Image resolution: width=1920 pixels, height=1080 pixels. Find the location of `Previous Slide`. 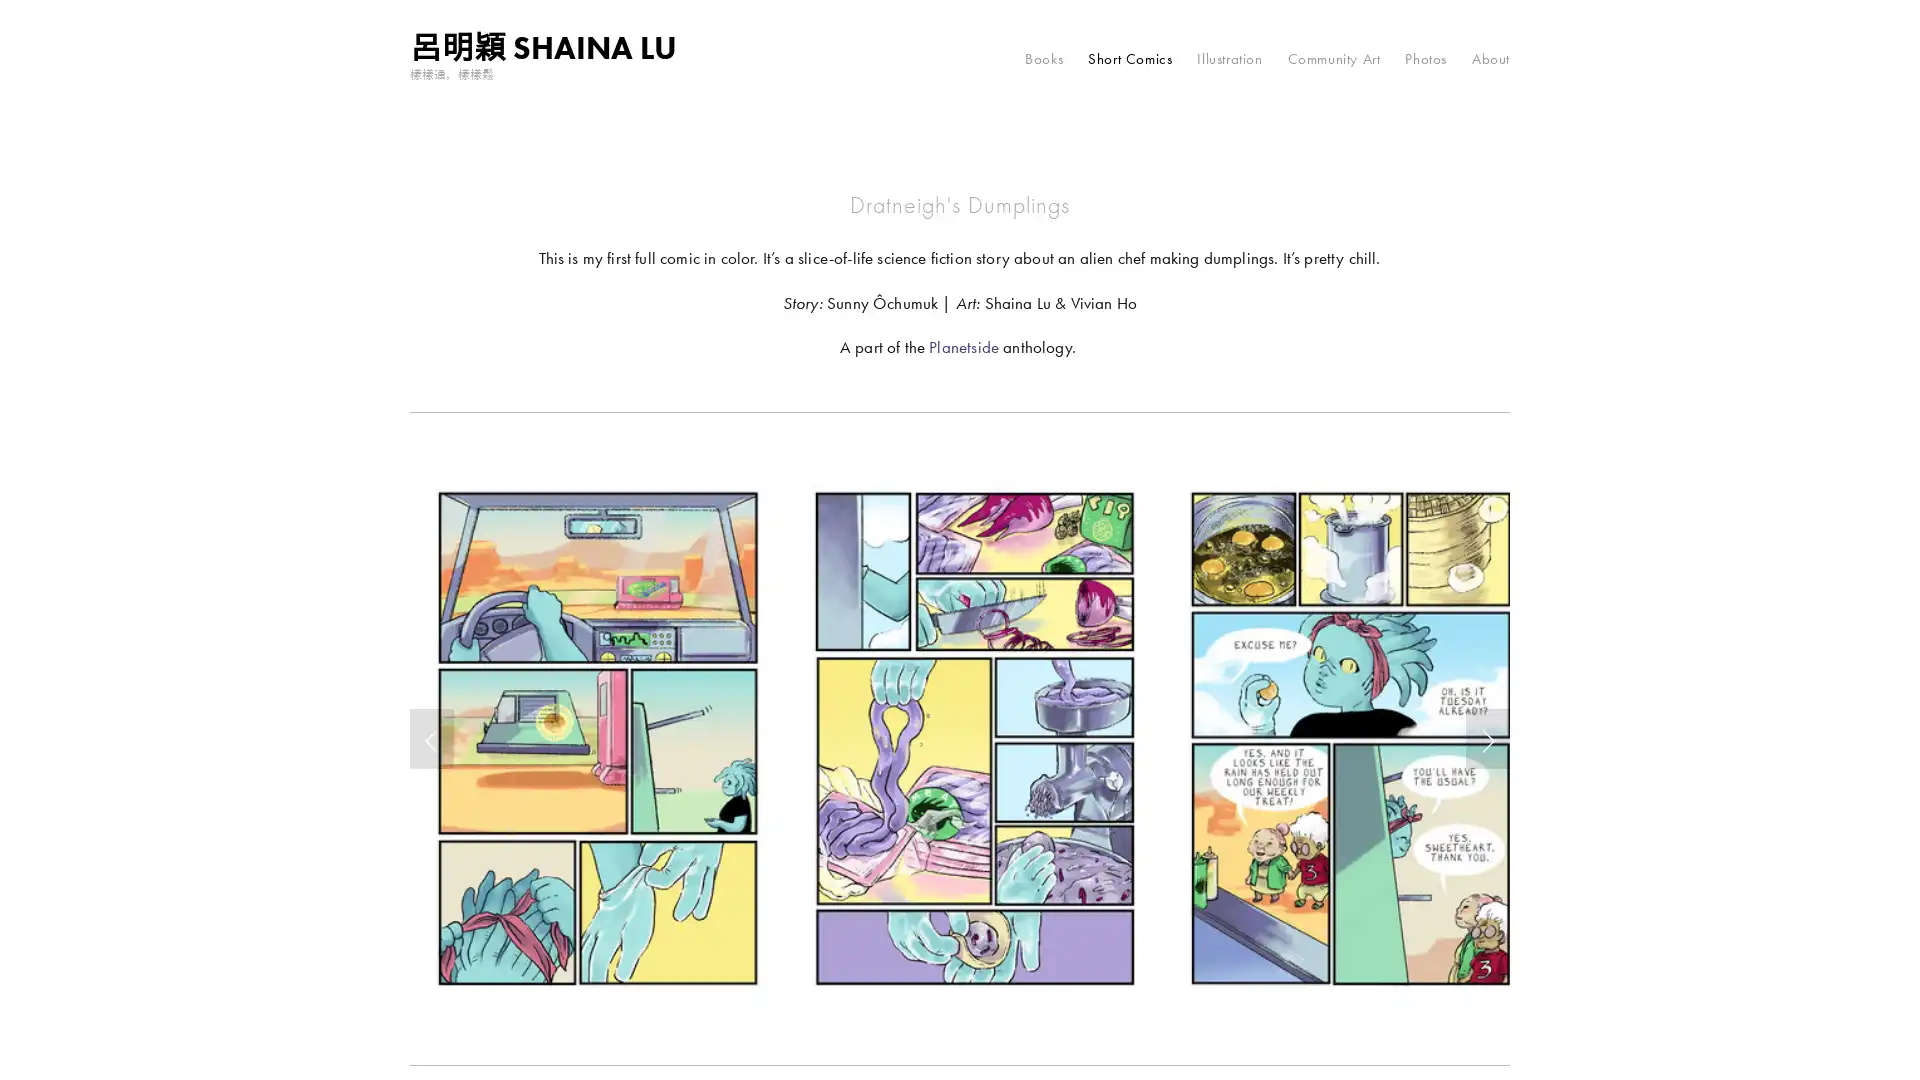

Previous Slide is located at coordinates (431, 737).